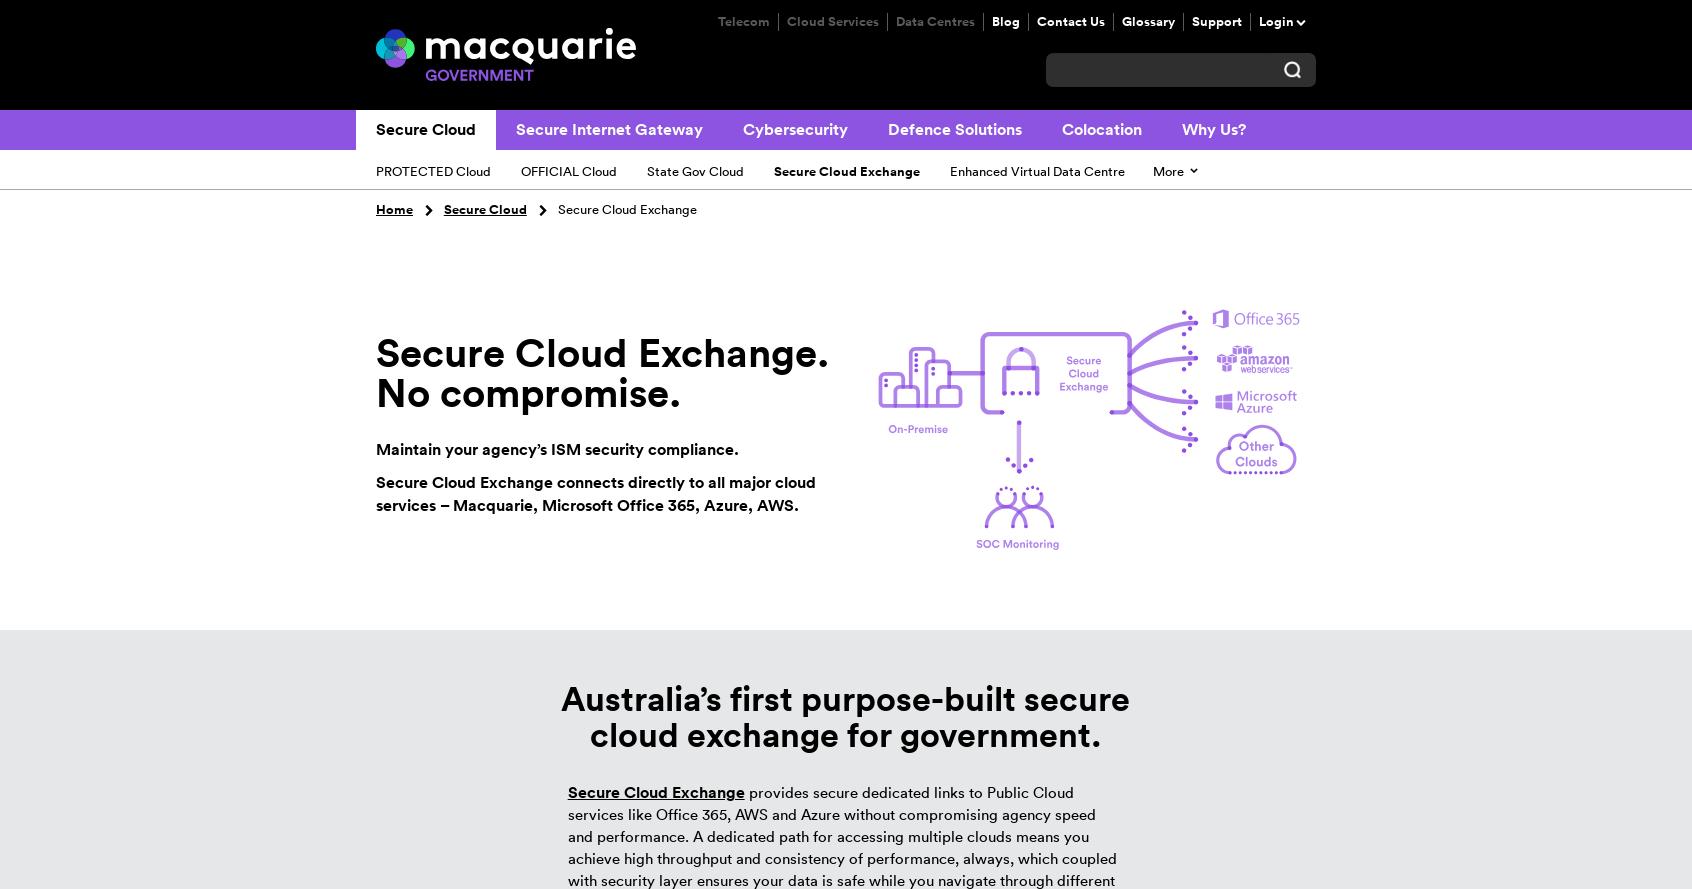 Image resolution: width=1692 pixels, height=889 pixels. I want to click on 'Contact Us', so click(1070, 21).